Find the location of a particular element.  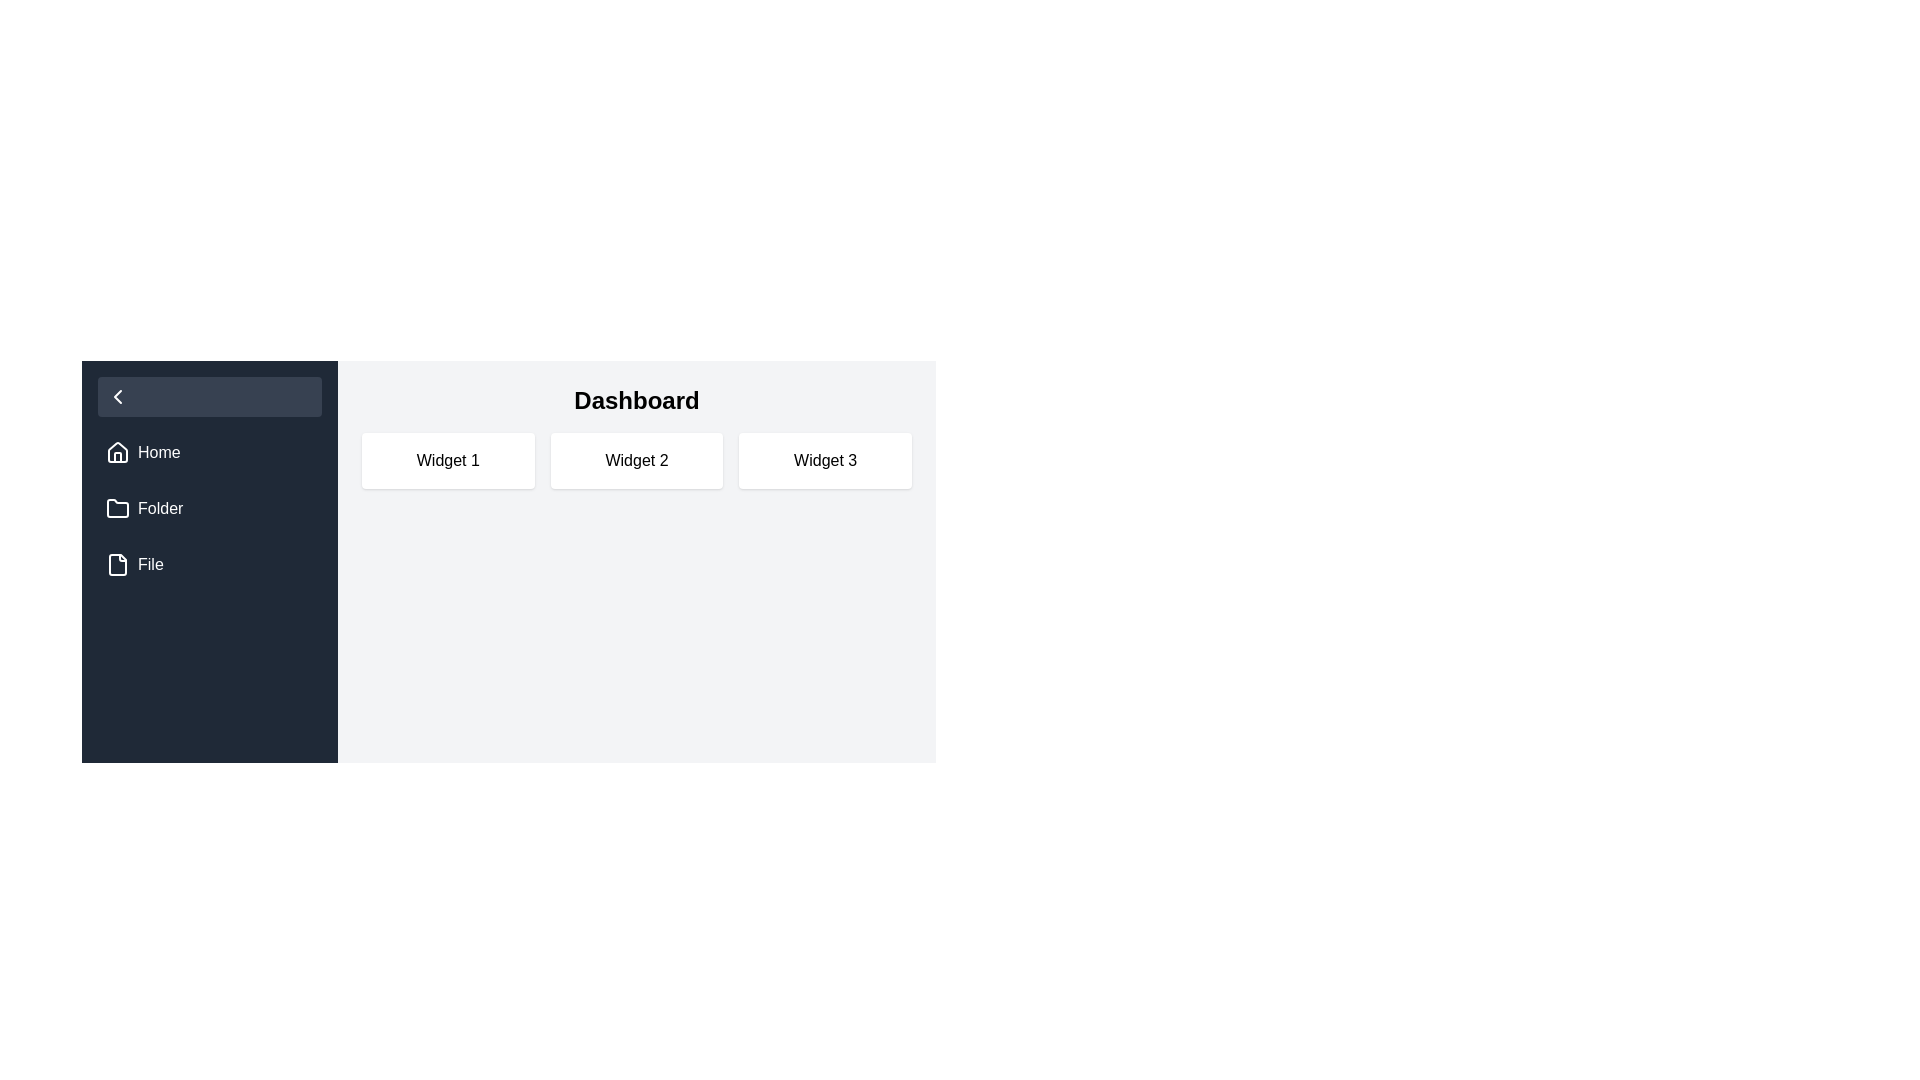

the Informational Box displaying 'Widget 1' by moving the cursor to its center point is located at coordinates (447, 461).